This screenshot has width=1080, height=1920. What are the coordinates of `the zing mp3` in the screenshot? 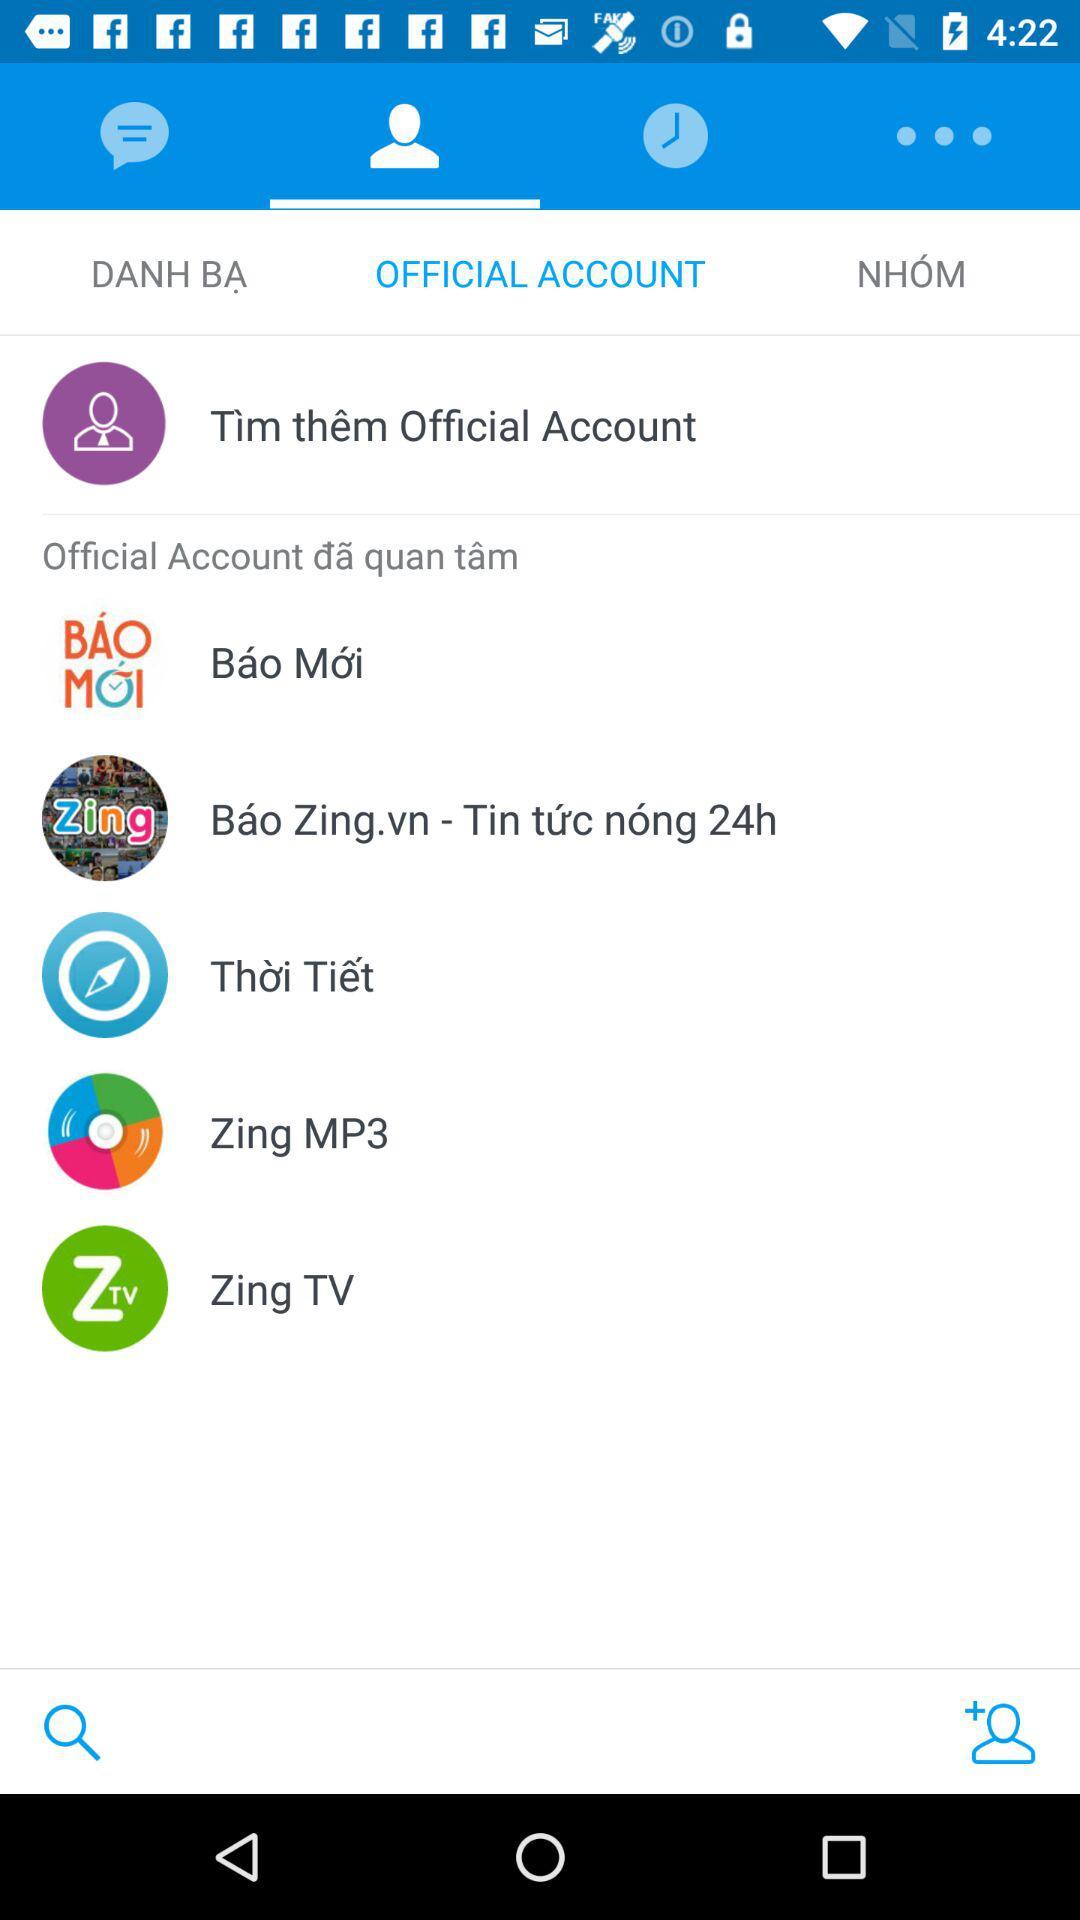 It's located at (299, 1131).